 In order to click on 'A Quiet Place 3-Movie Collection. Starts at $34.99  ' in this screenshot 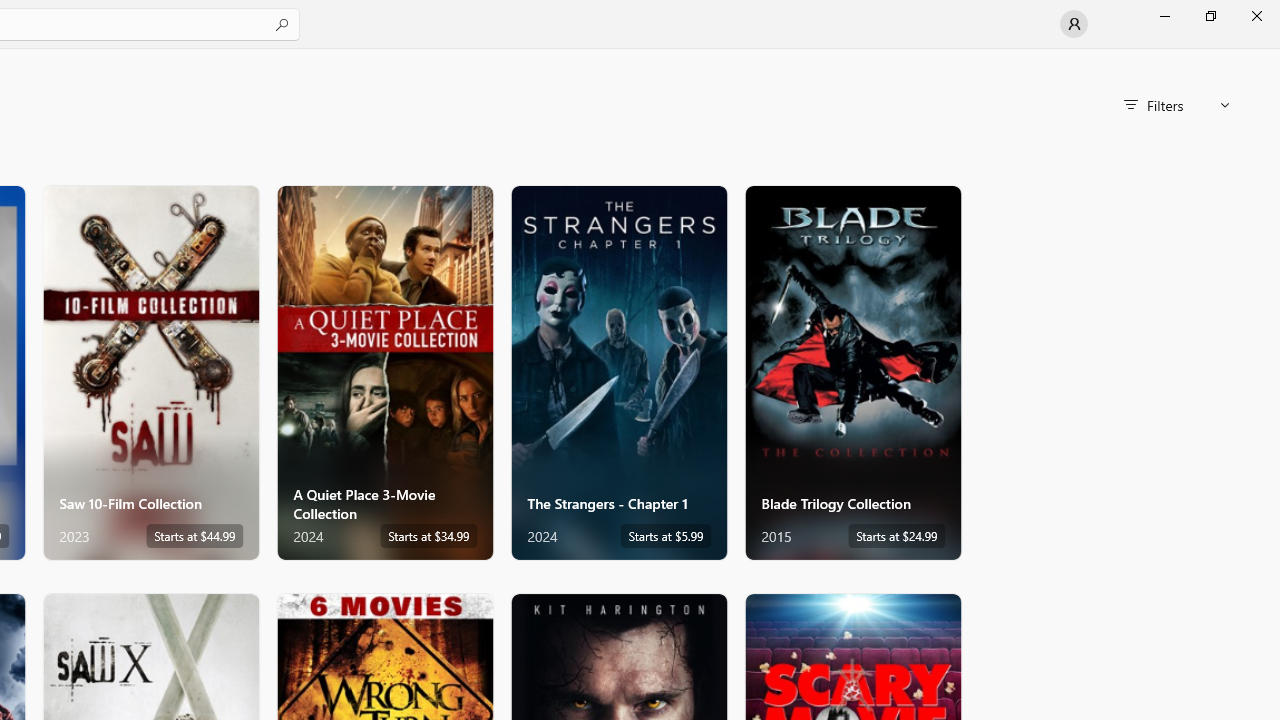, I will do `click(385, 372)`.